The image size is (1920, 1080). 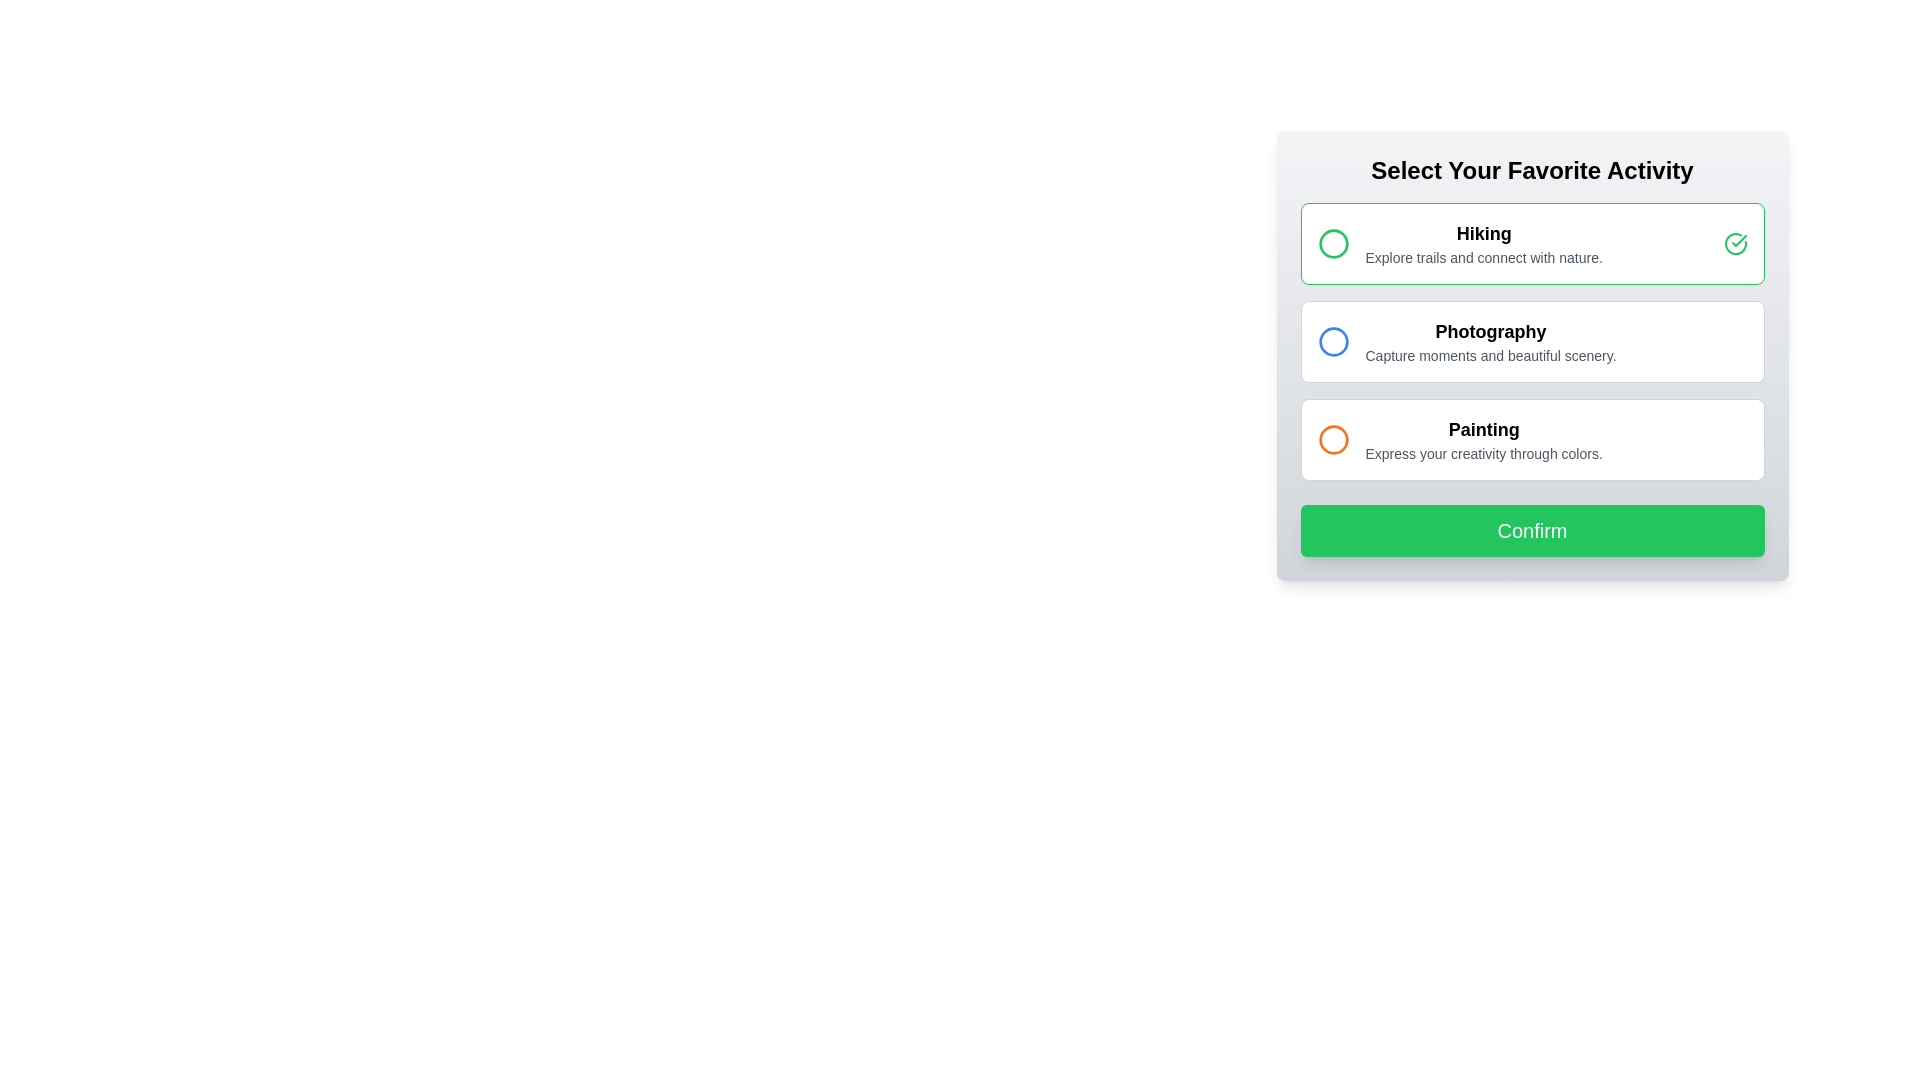 I want to click on the visual state of the 'Hiking' icon component within the SVG element, which indicates its selection by the user, so click(x=1333, y=242).